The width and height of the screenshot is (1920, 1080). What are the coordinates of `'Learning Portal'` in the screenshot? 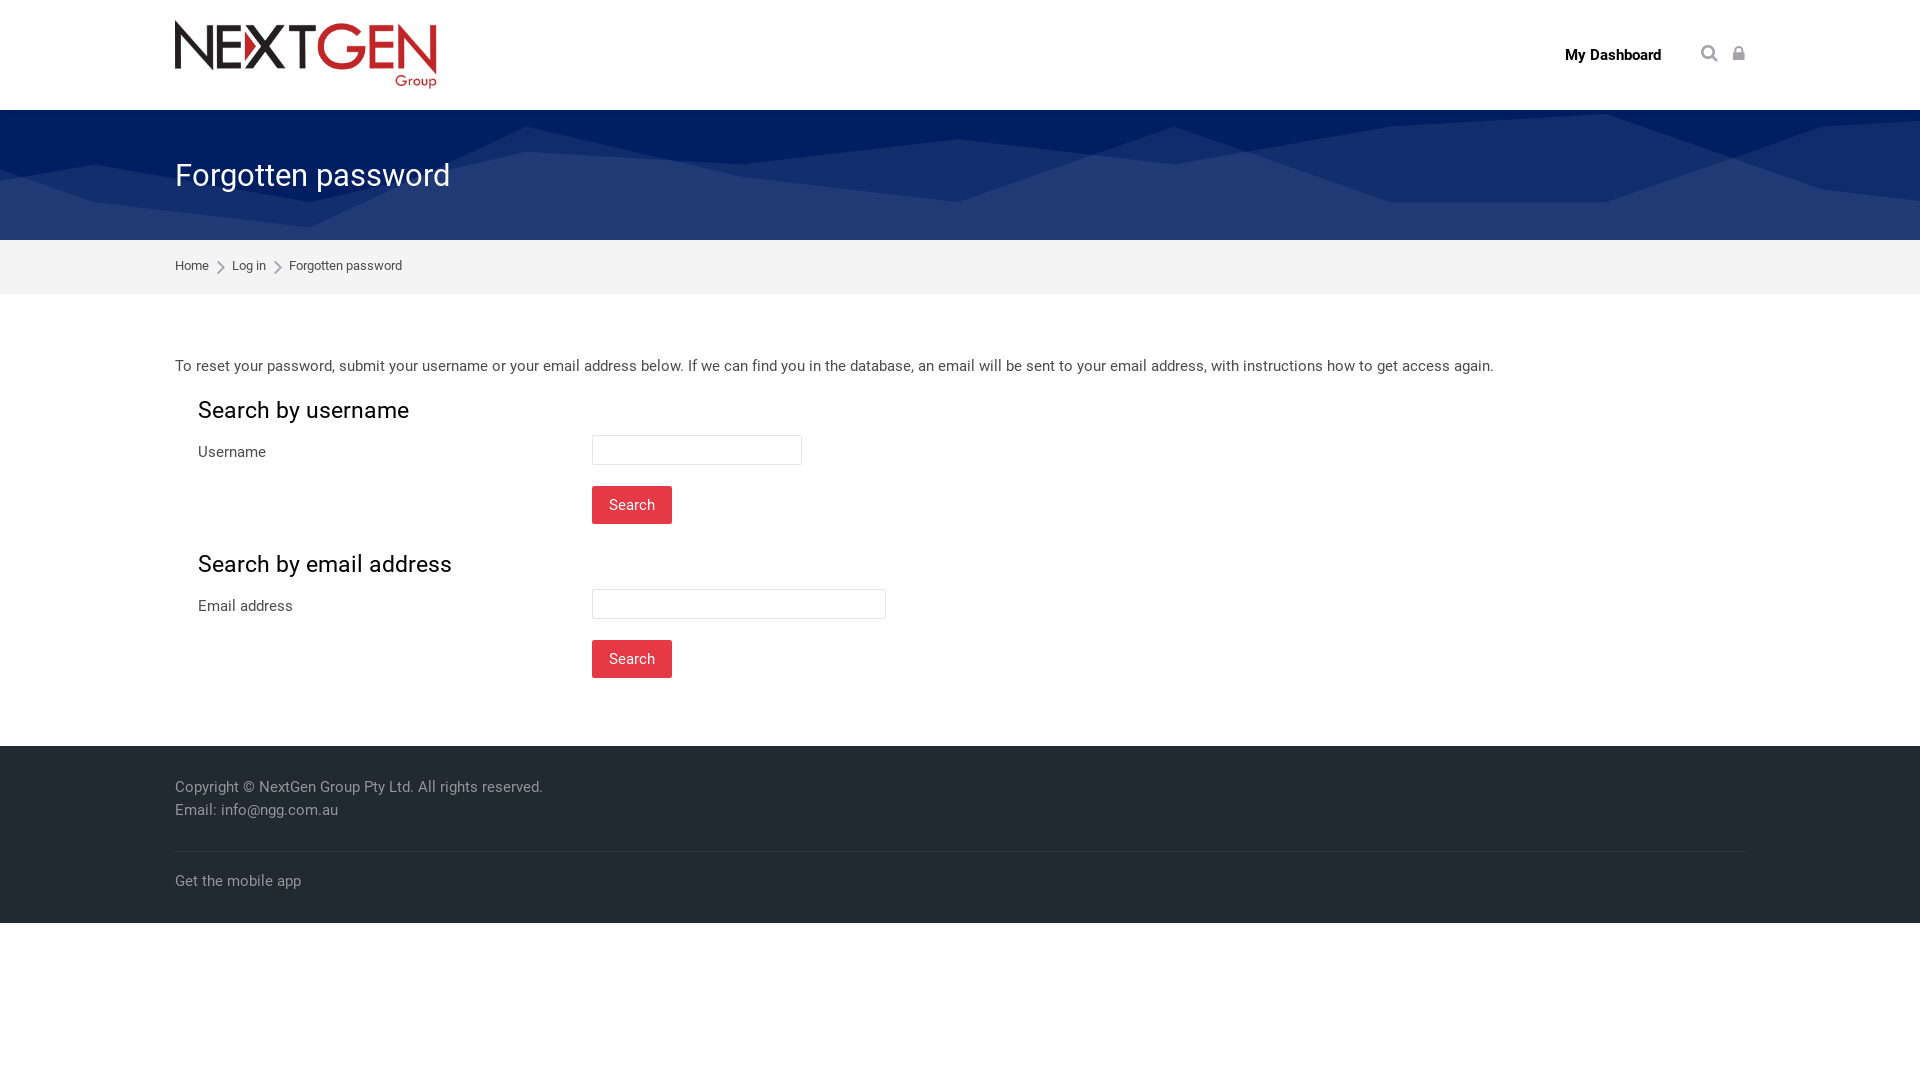 It's located at (305, 53).